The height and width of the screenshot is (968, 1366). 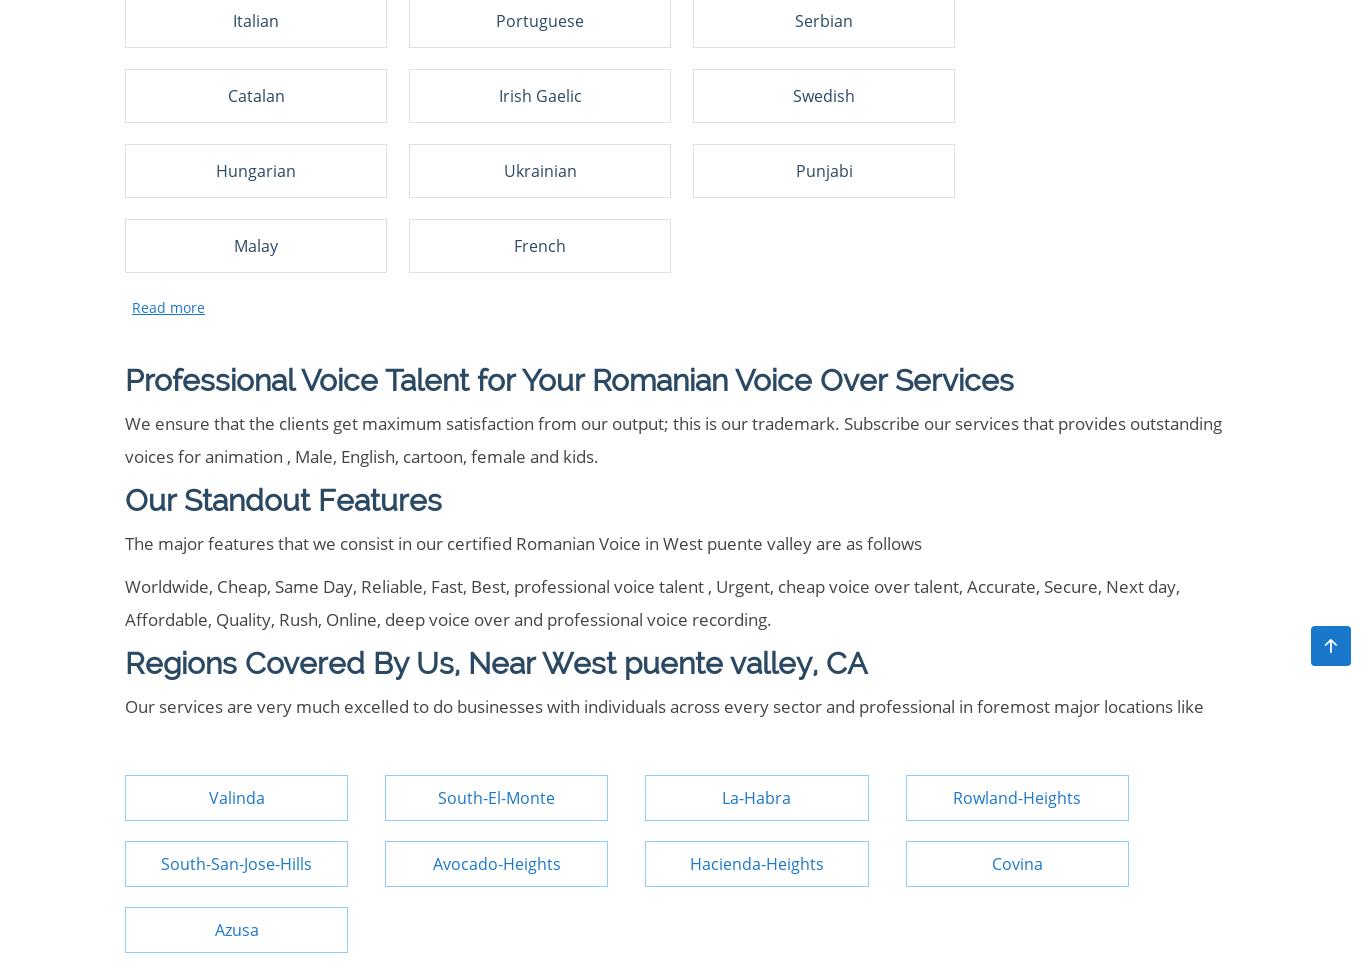 What do you see at coordinates (192, 285) in the screenshot?
I see `'© Copyright 2023'` at bounding box center [192, 285].